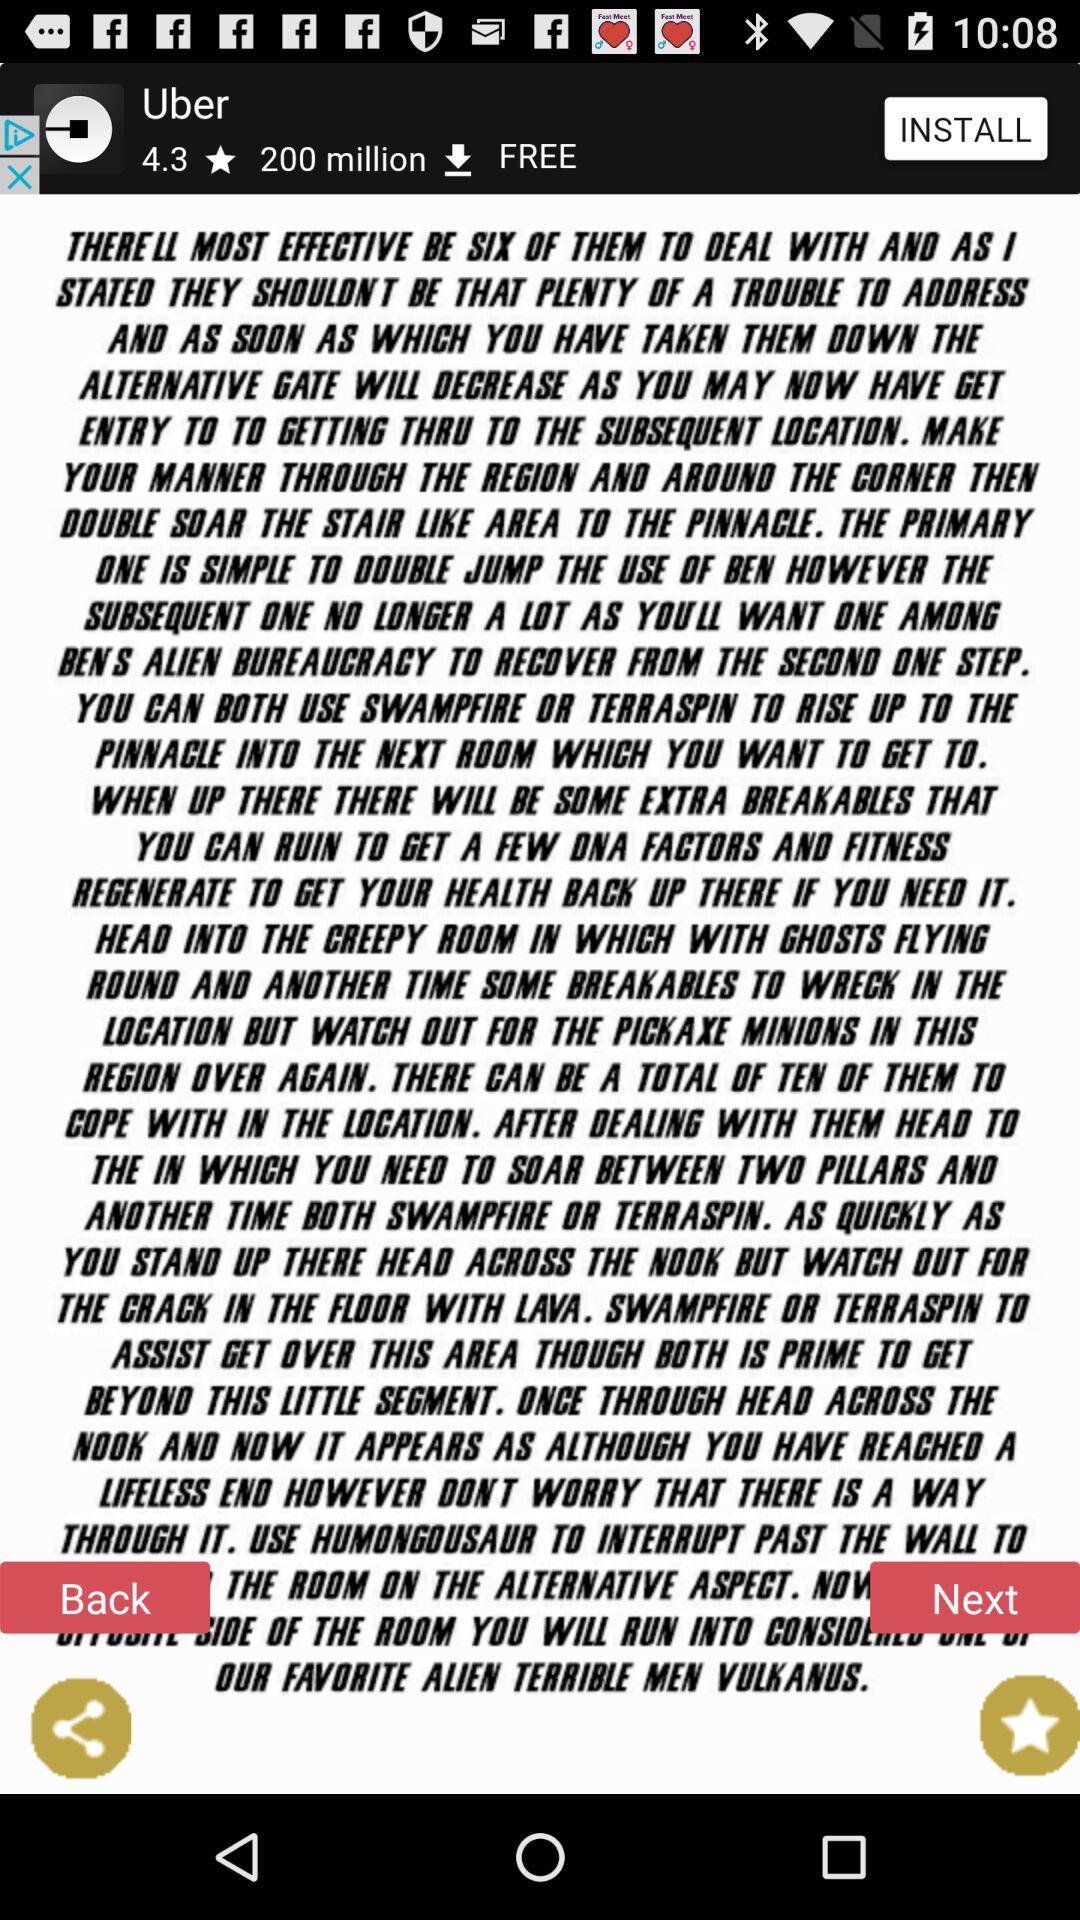  Describe the element at coordinates (104, 1596) in the screenshot. I see `the back button` at that location.